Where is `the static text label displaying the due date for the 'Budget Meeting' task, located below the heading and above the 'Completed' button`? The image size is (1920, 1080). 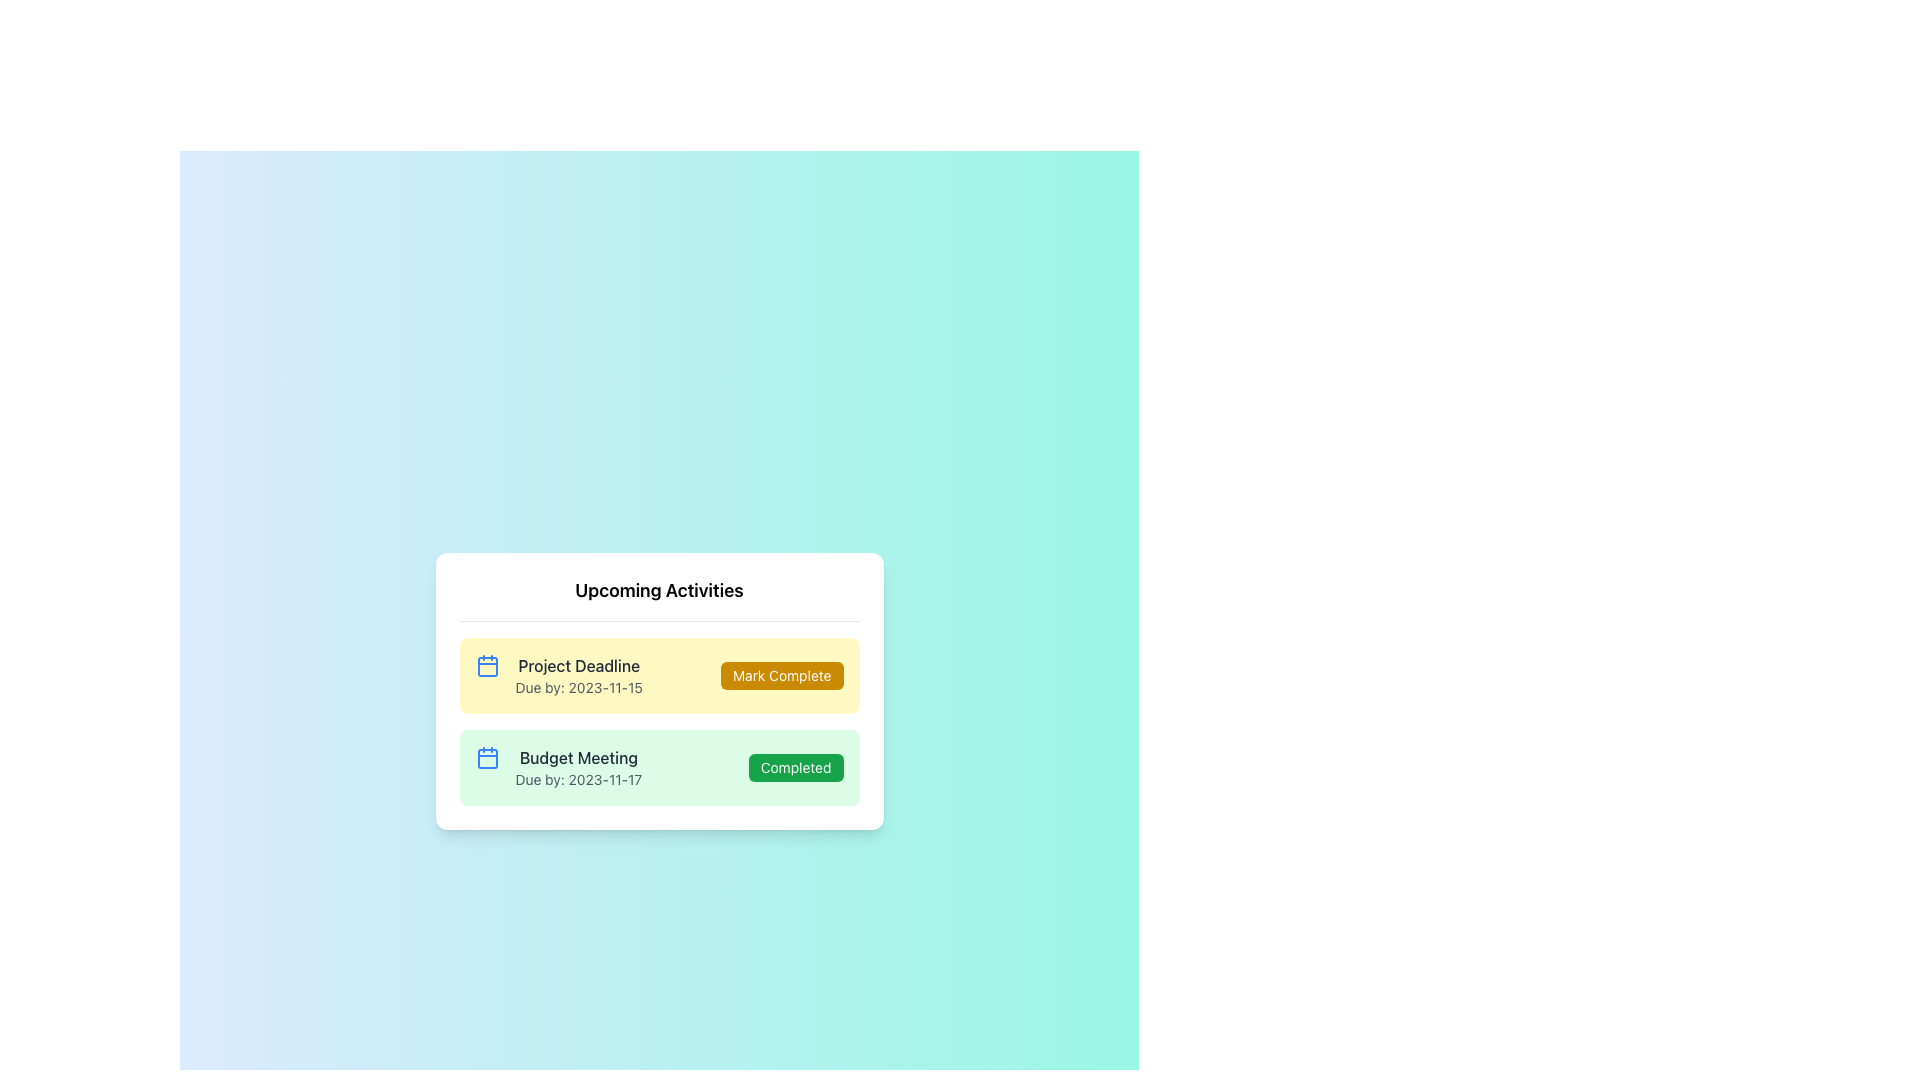 the static text label displaying the due date for the 'Budget Meeting' task, located below the heading and above the 'Completed' button is located at coordinates (577, 778).